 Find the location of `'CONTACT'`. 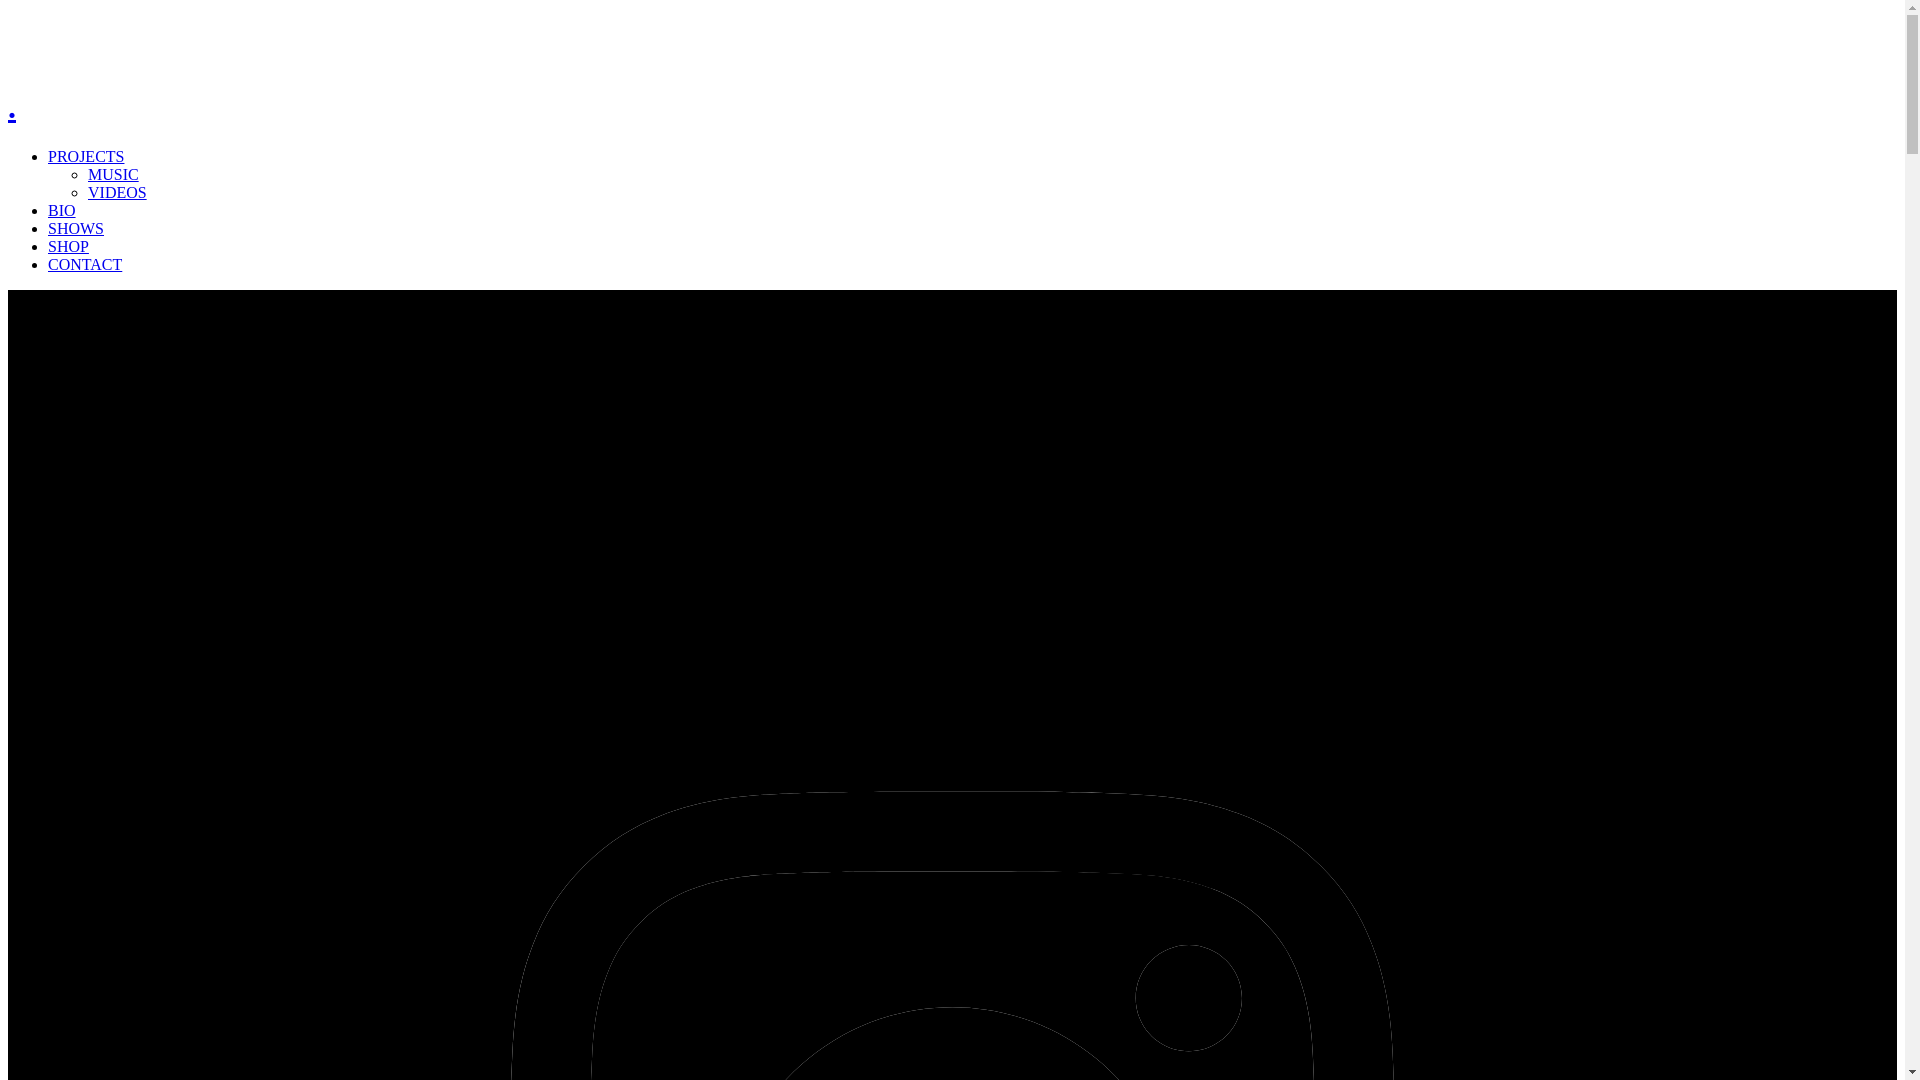

'CONTACT' is located at coordinates (84, 263).